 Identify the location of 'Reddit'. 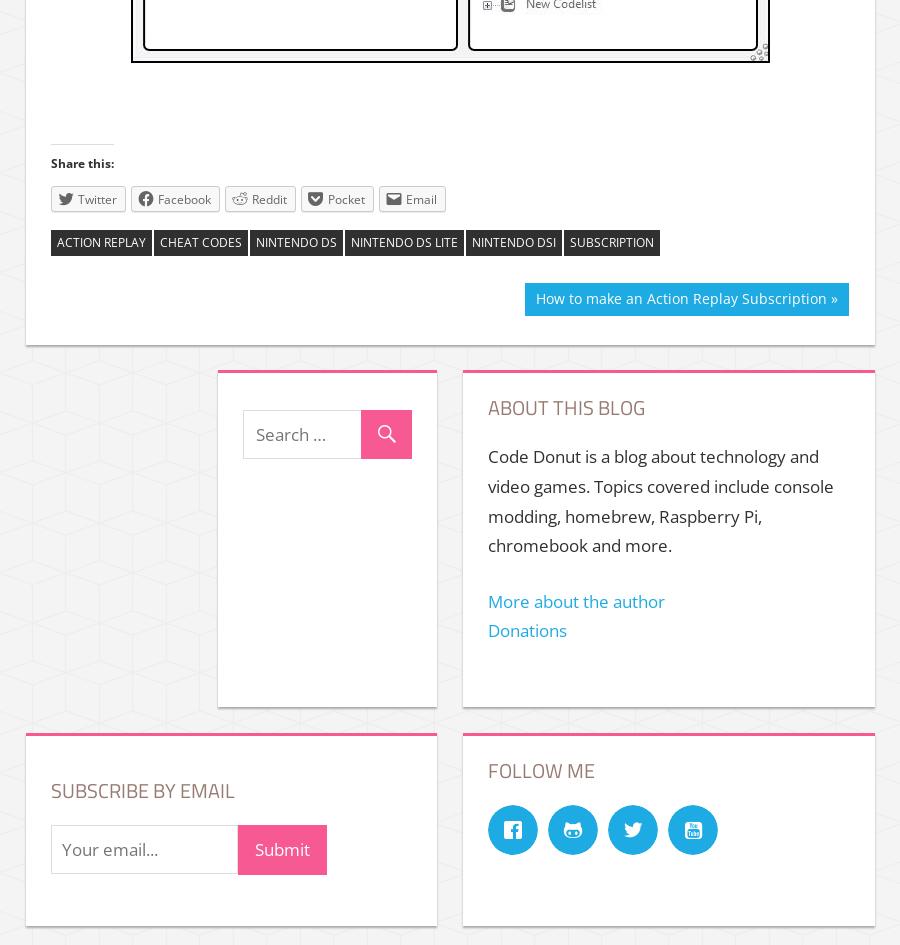
(251, 199).